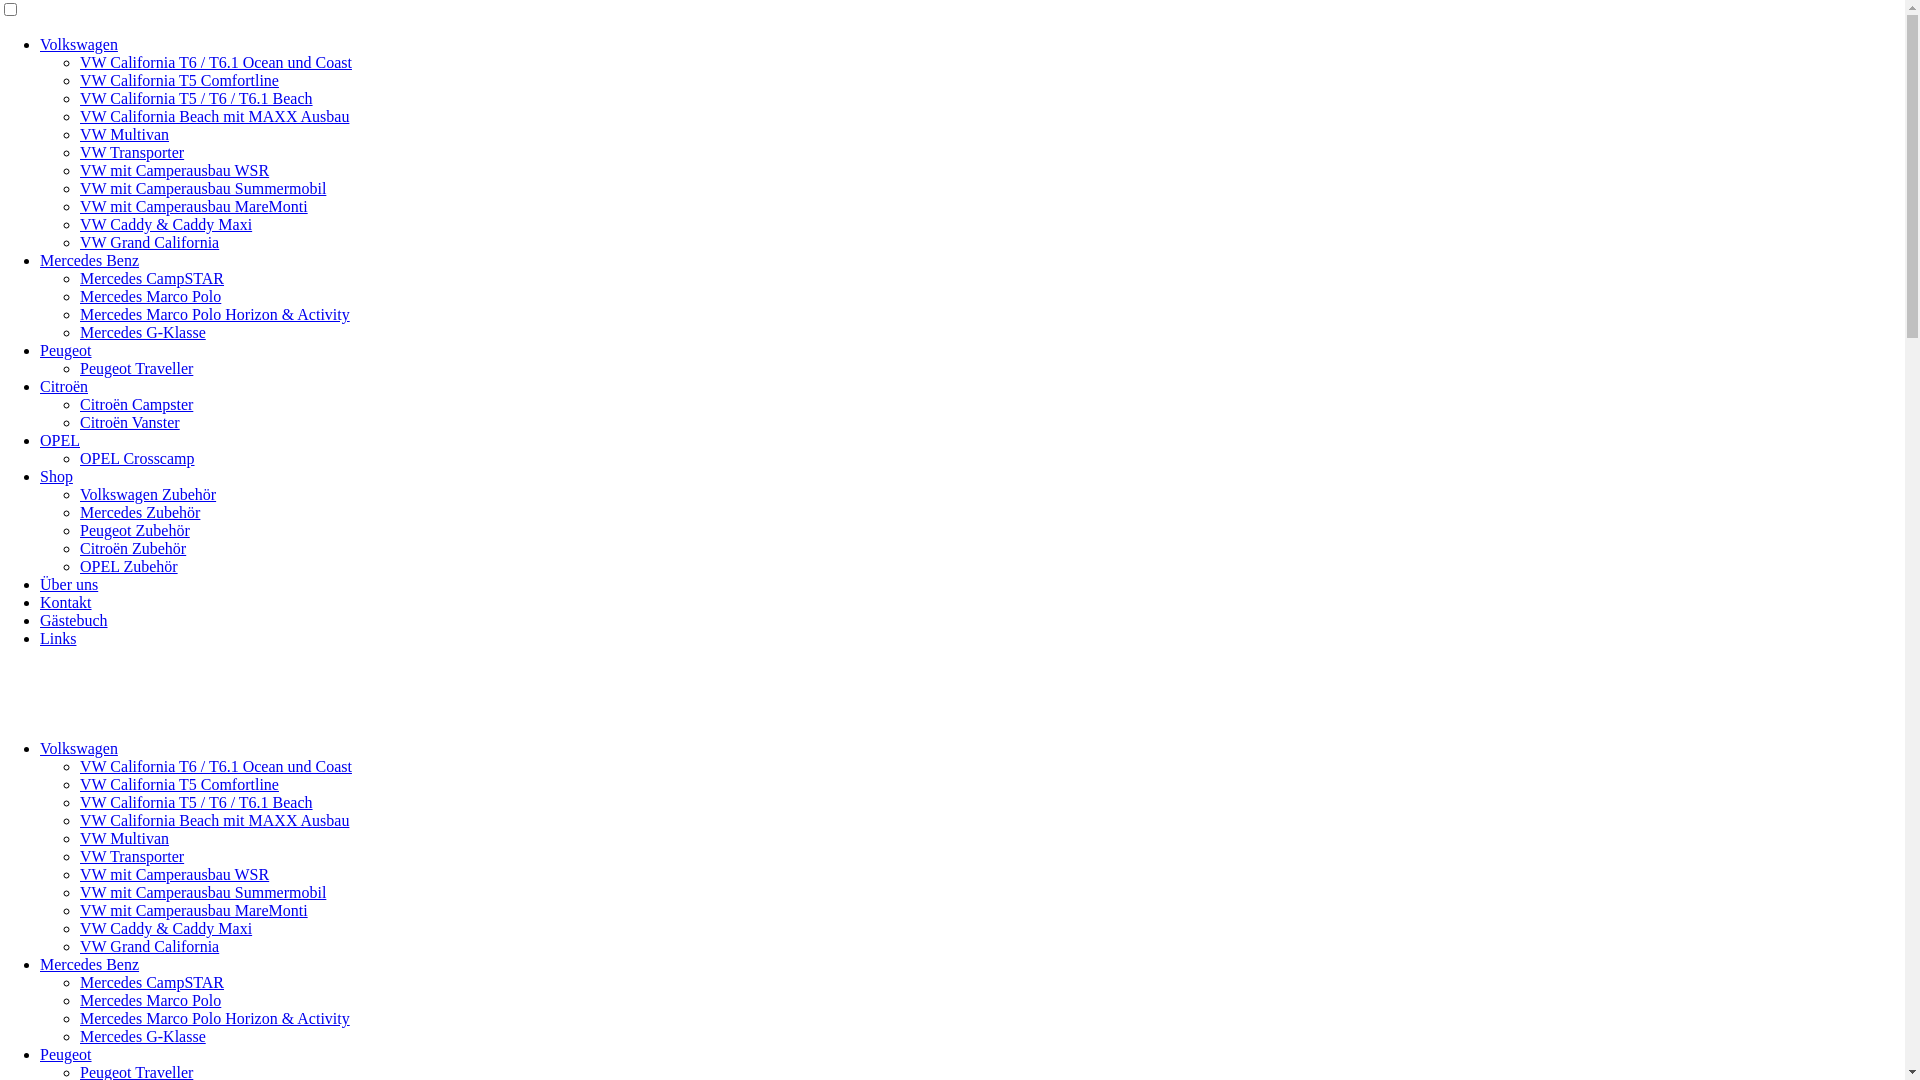  Describe the element at coordinates (80, 981) in the screenshot. I see `'Mercedes CampSTAR'` at that location.